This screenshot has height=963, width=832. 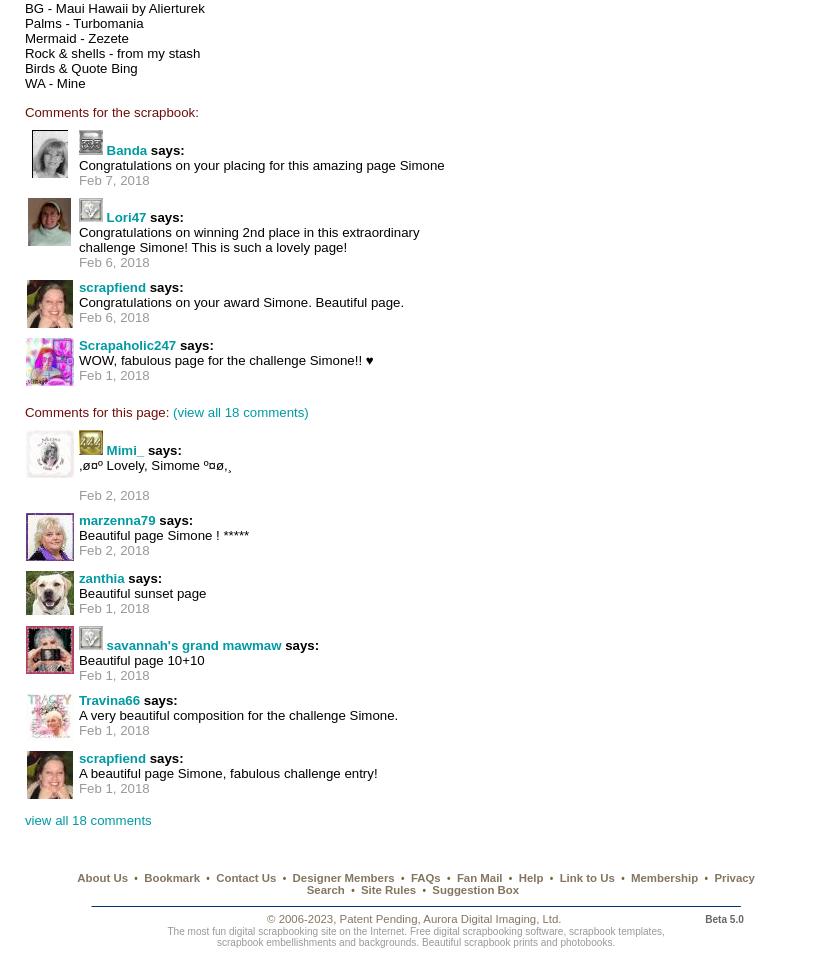 What do you see at coordinates (110, 111) in the screenshot?
I see `'Comments for the scrapbook:'` at bounding box center [110, 111].